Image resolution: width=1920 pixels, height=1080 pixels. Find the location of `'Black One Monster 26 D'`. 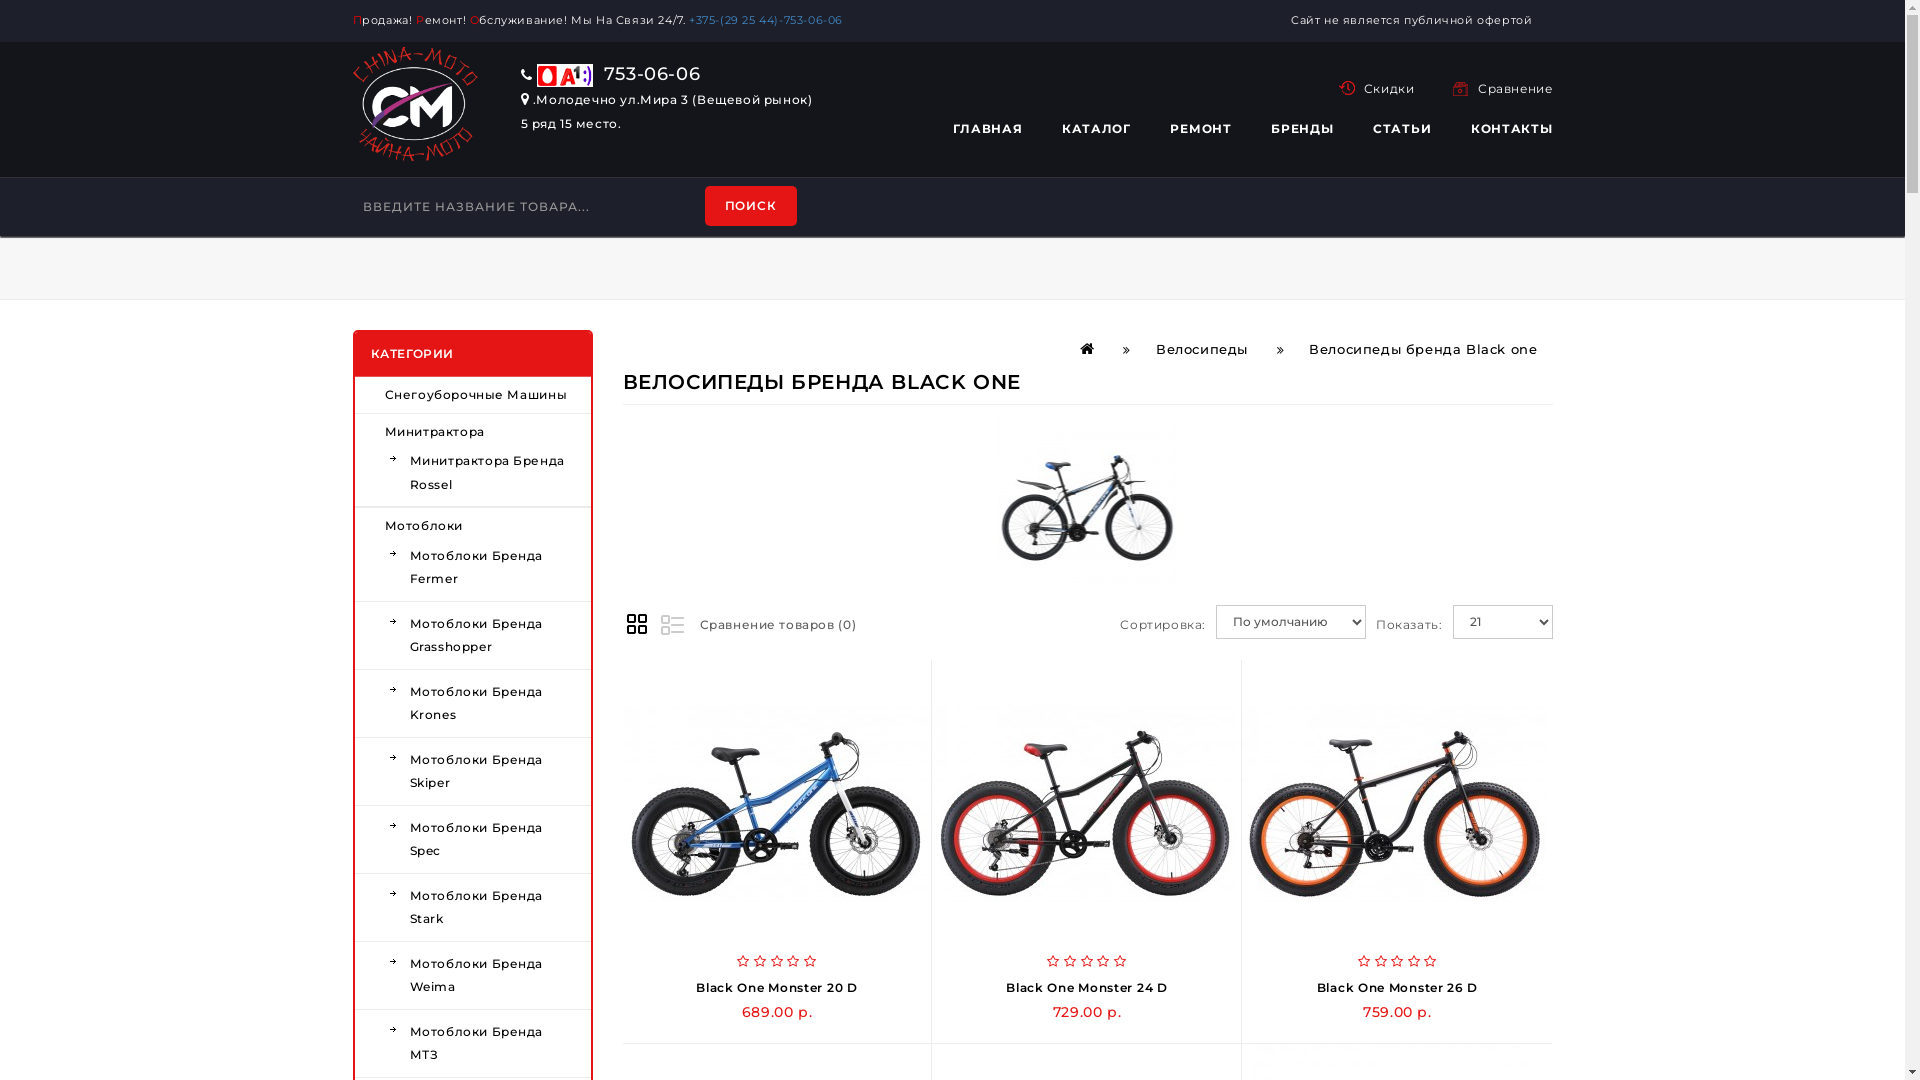

'Black One Monster 26 D' is located at coordinates (1396, 986).